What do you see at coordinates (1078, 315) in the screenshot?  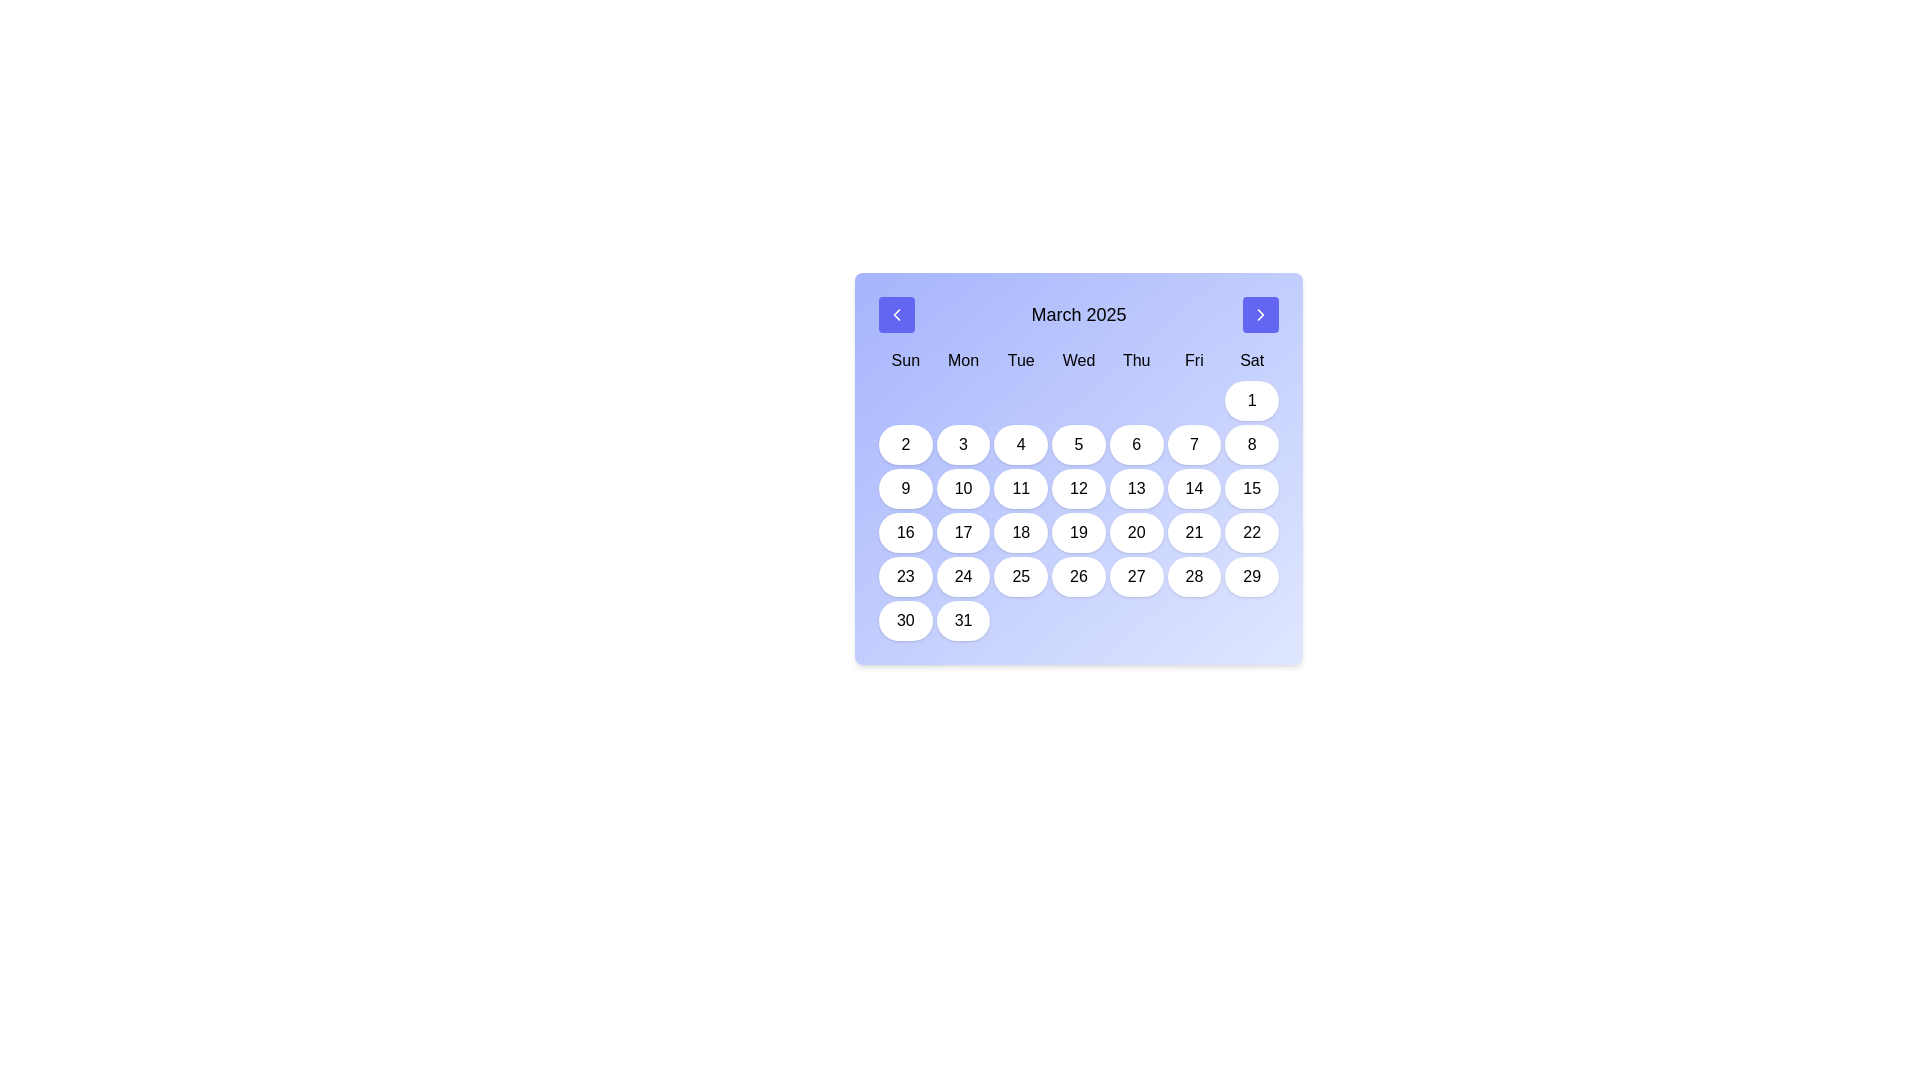 I see `the text label displaying 'March 2025' in a bold font, which is centrally located within the calendar interface, surrounded by navigation chevron buttons` at bounding box center [1078, 315].